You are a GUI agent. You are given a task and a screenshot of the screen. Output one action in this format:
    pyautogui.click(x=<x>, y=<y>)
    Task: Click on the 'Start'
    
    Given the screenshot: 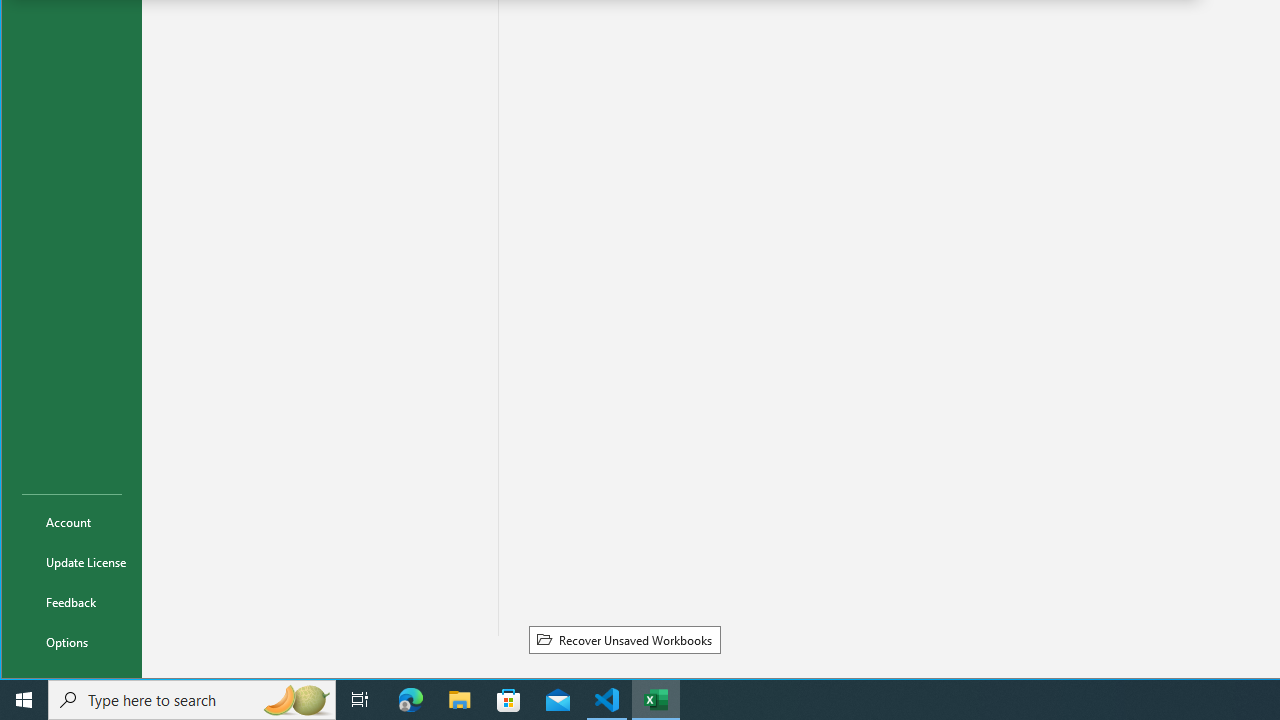 What is the action you would take?
    pyautogui.click(x=24, y=698)
    